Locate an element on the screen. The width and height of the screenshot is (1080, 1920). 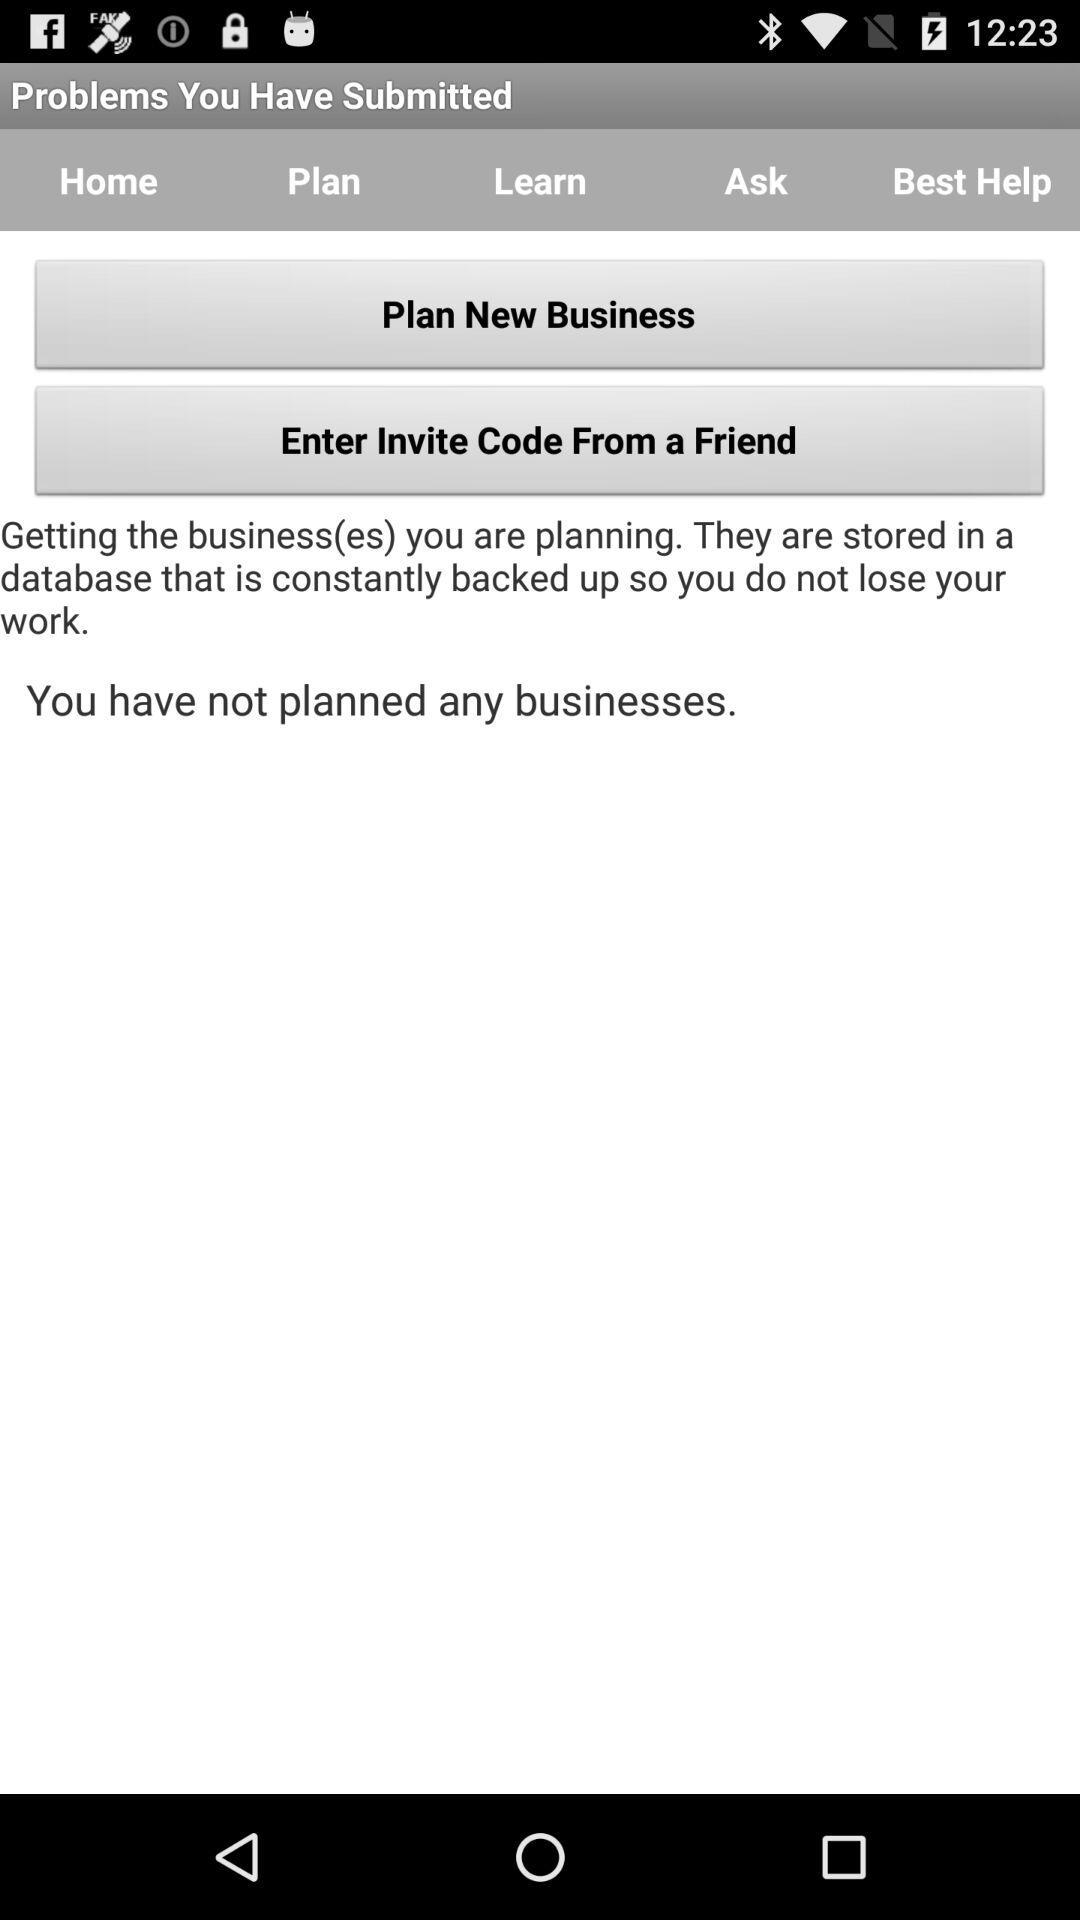
the icon below problems you have icon is located at coordinates (108, 180).